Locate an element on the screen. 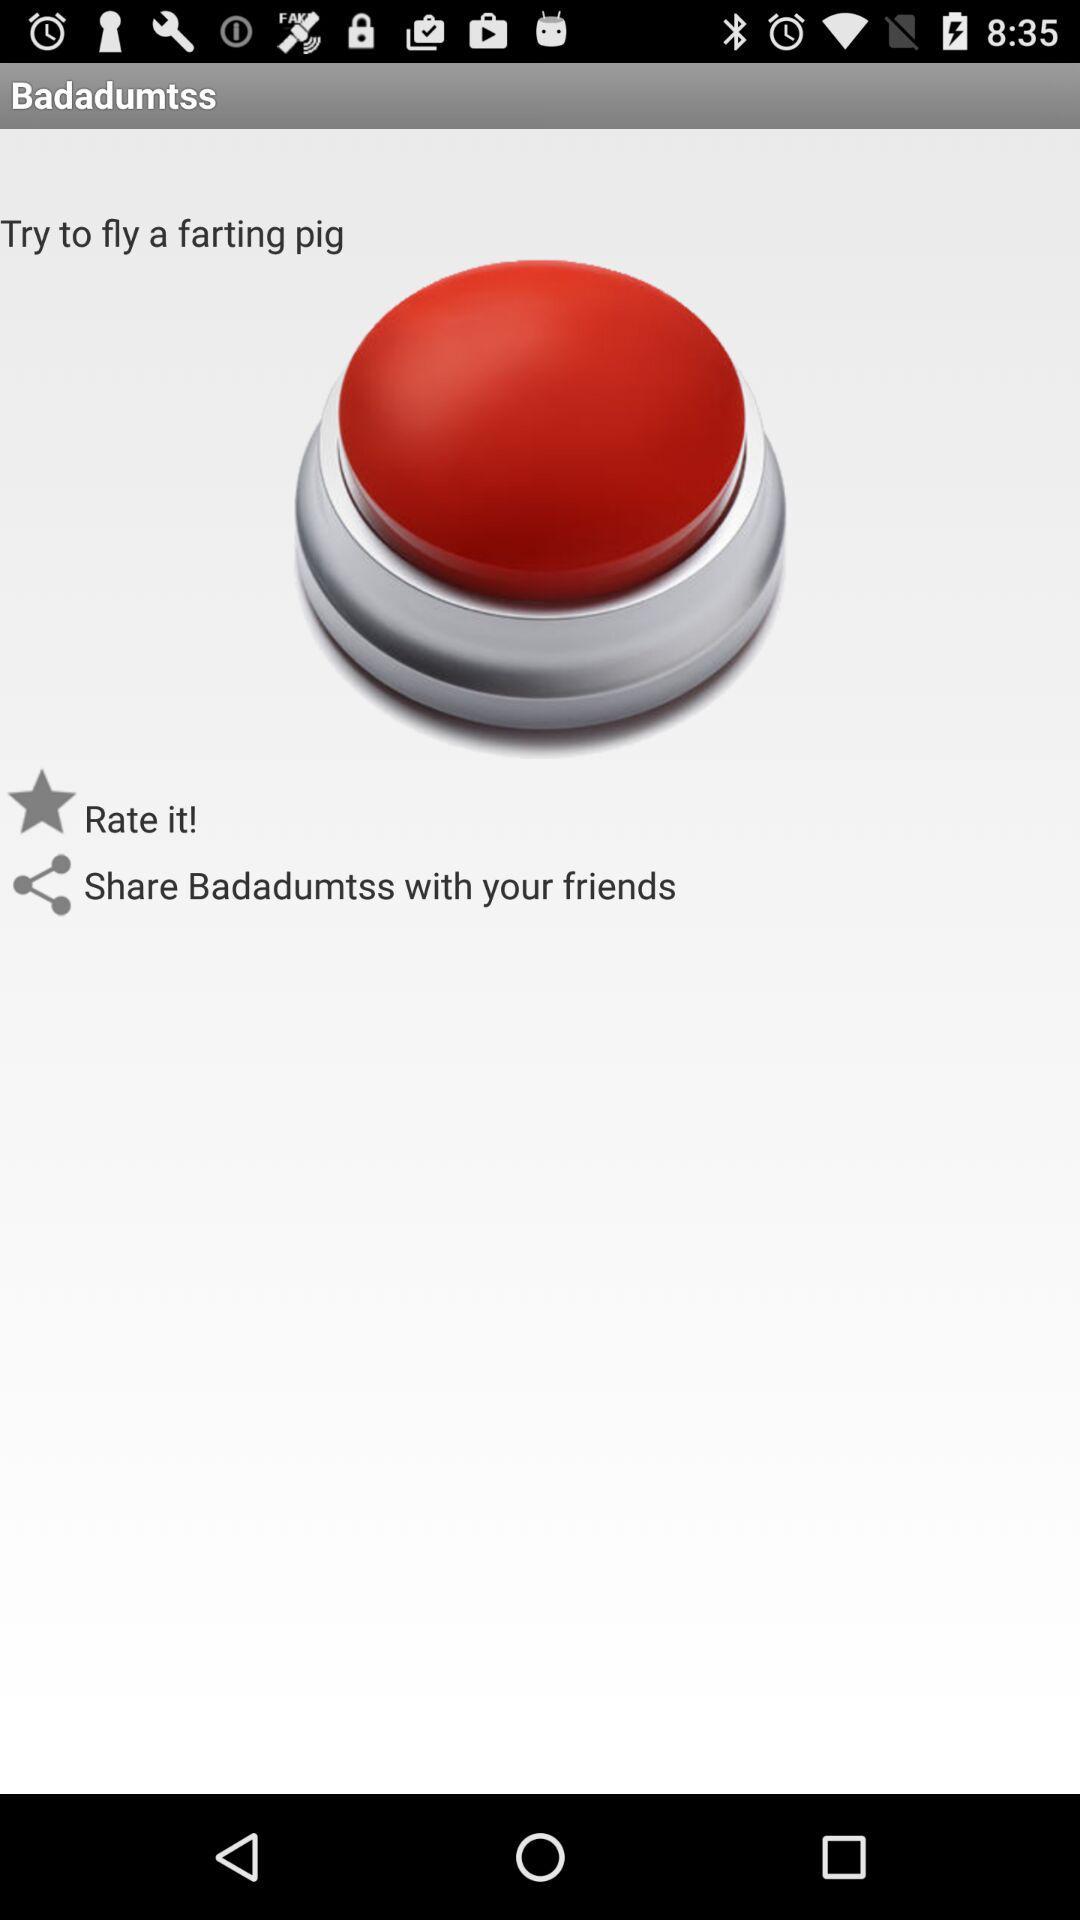  try to fly is located at coordinates (171, 232).